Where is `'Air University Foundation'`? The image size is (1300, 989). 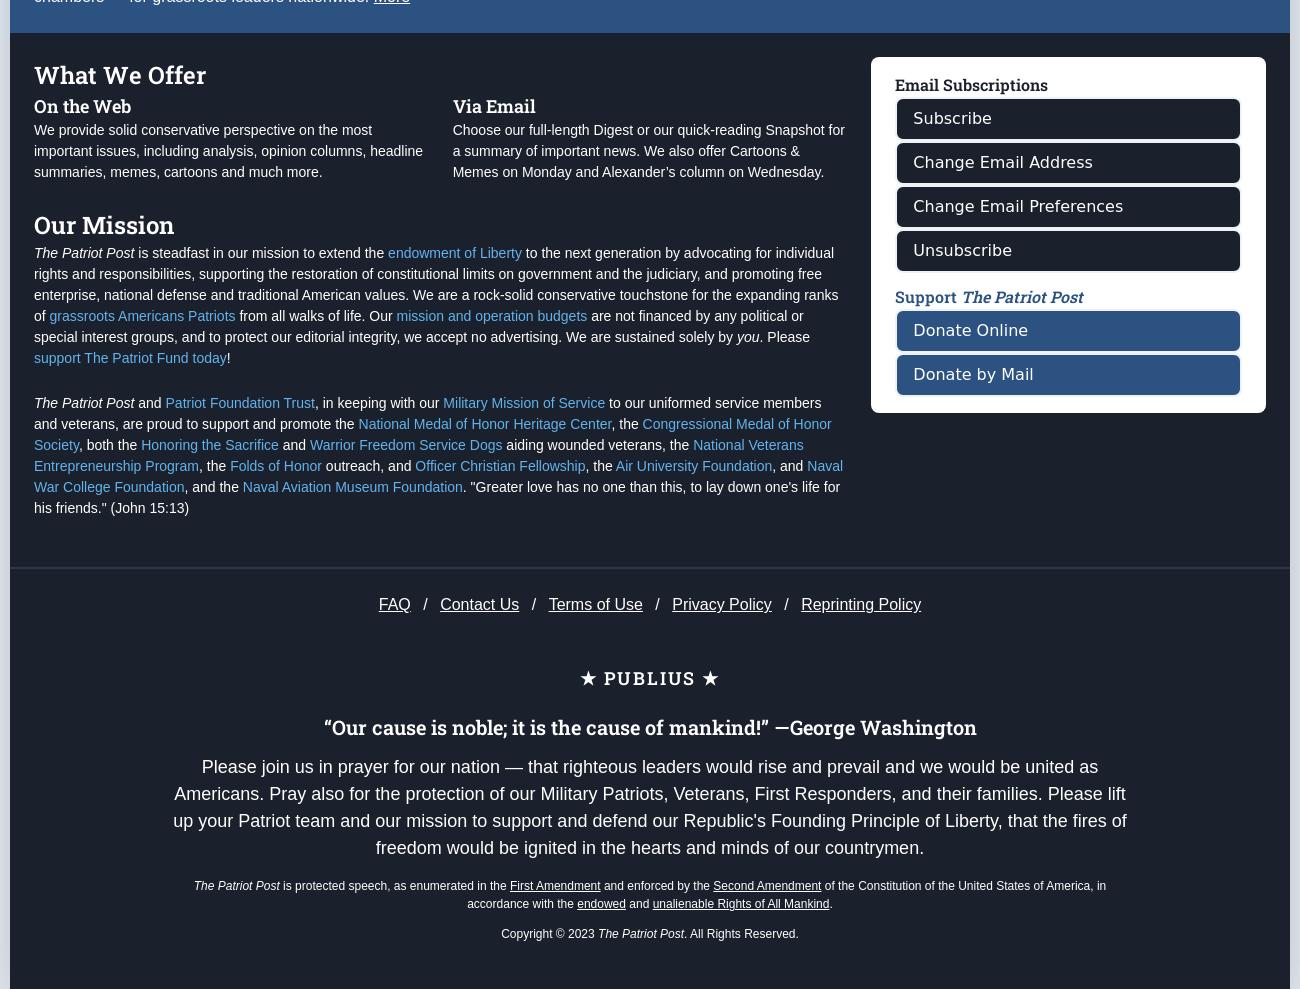
'Air University Foundation' is located at coordinates (692, 546).